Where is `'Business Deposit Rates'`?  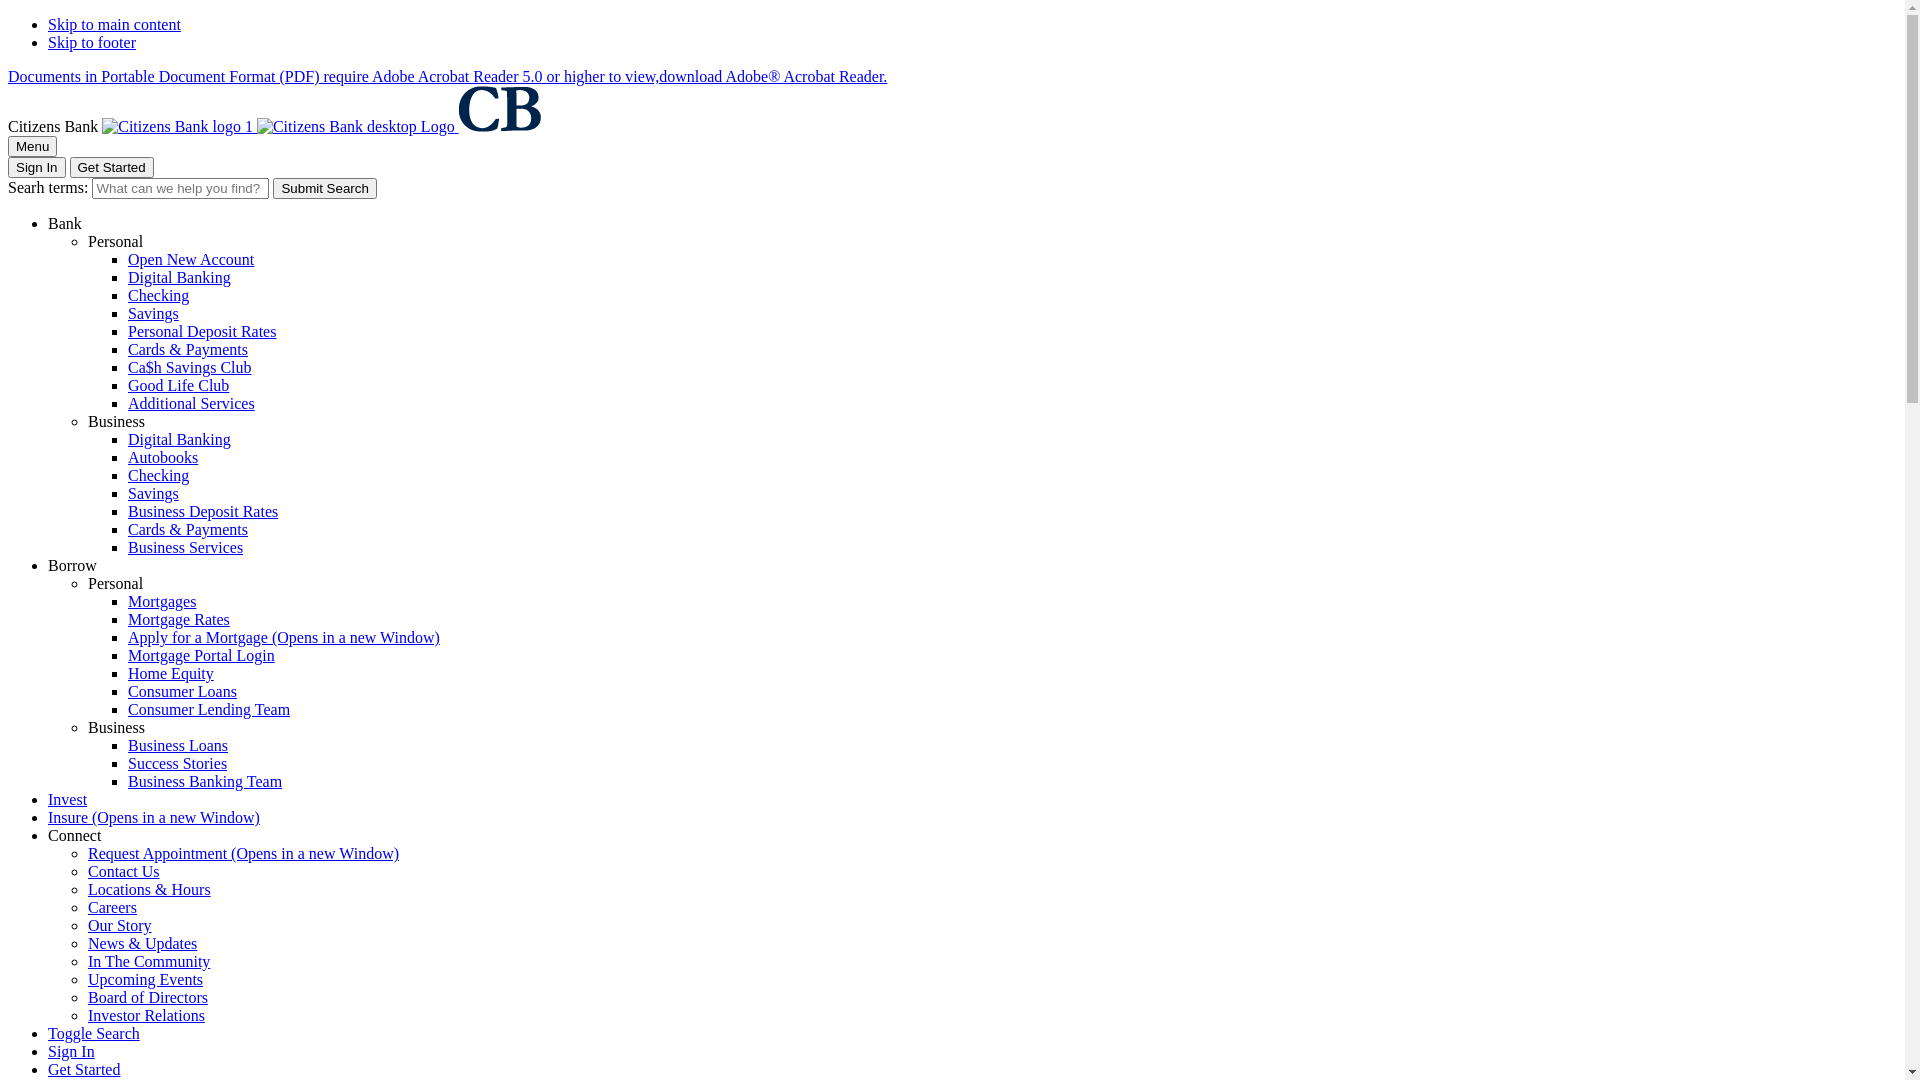 'Business Deposit Rates' is located at coordinates (202, 510).